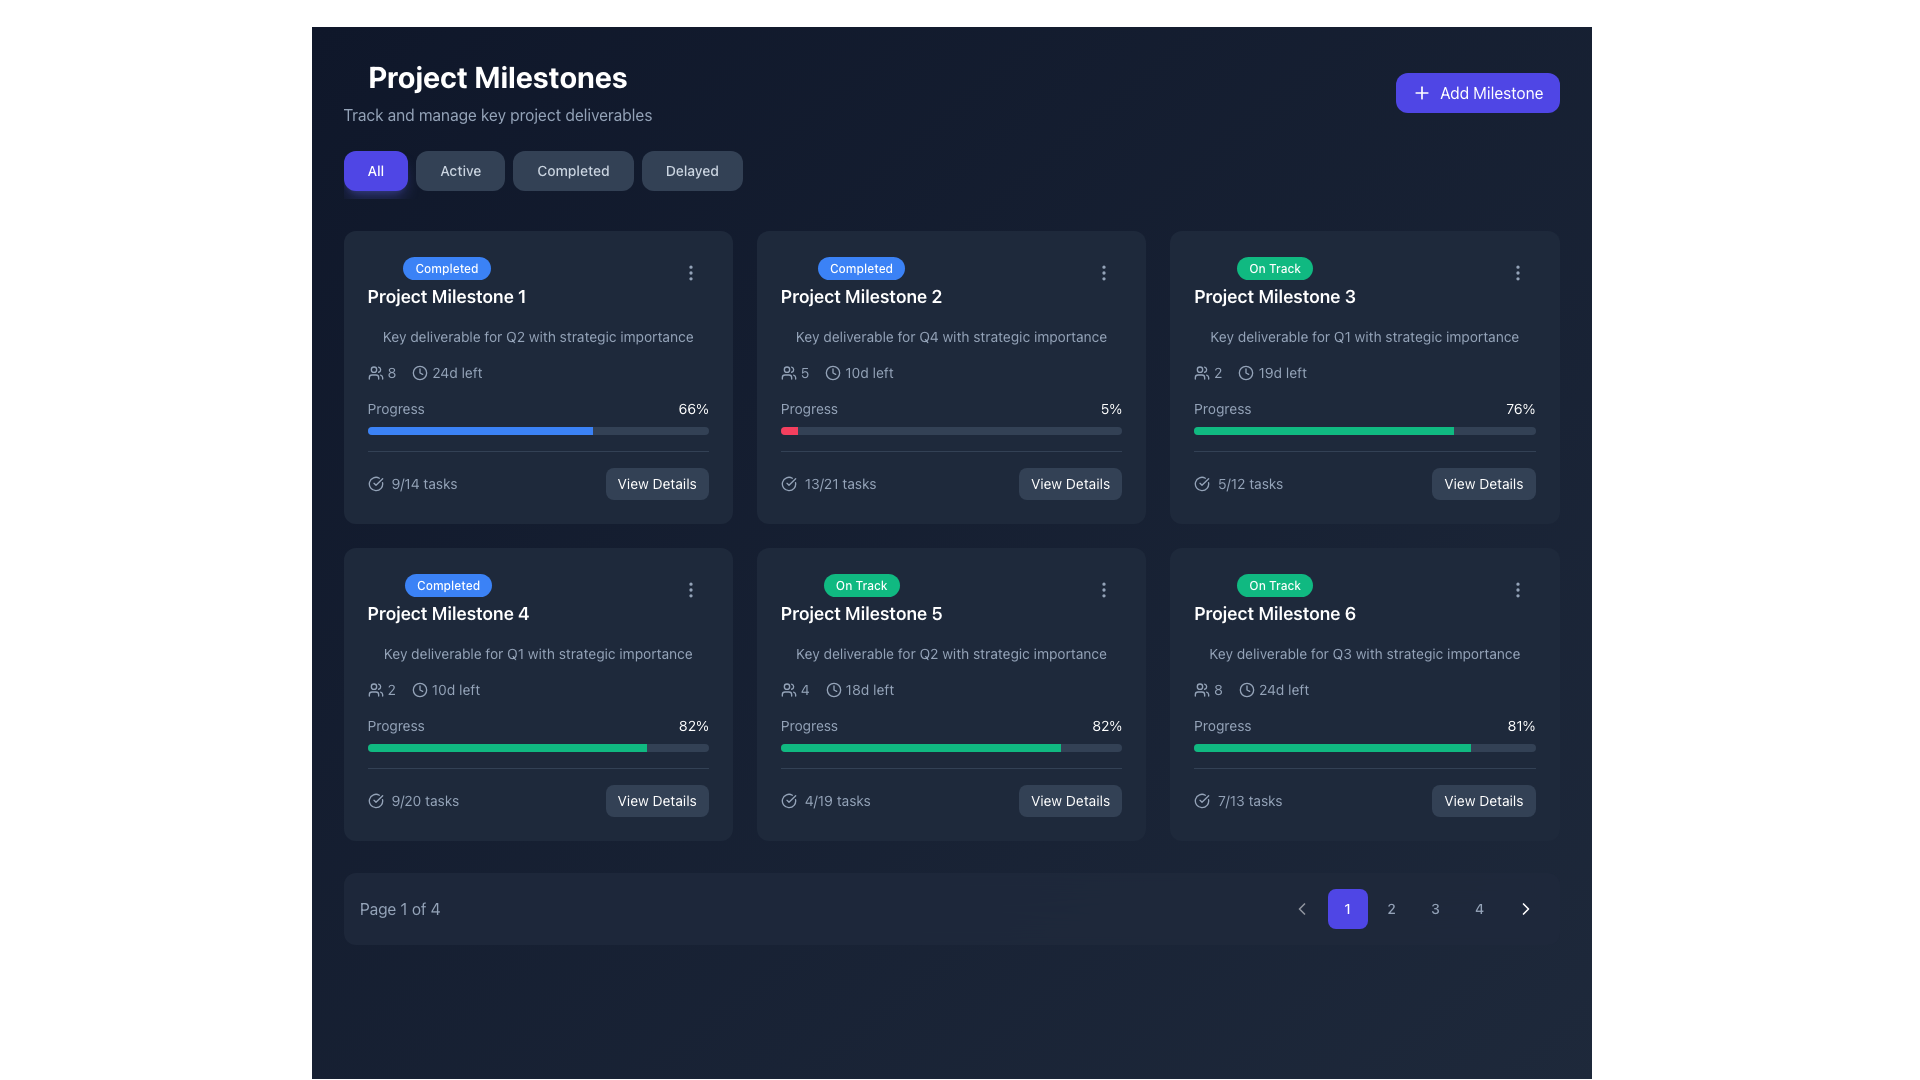 The width and height of the screenshot is (1920, 1080). Describe the element at coordinates (1332, 748) in the screenshot. I see `the emerald-green filled progress bar segment indicating 81% completion within the 'Project Milestone 6' card` at that location.